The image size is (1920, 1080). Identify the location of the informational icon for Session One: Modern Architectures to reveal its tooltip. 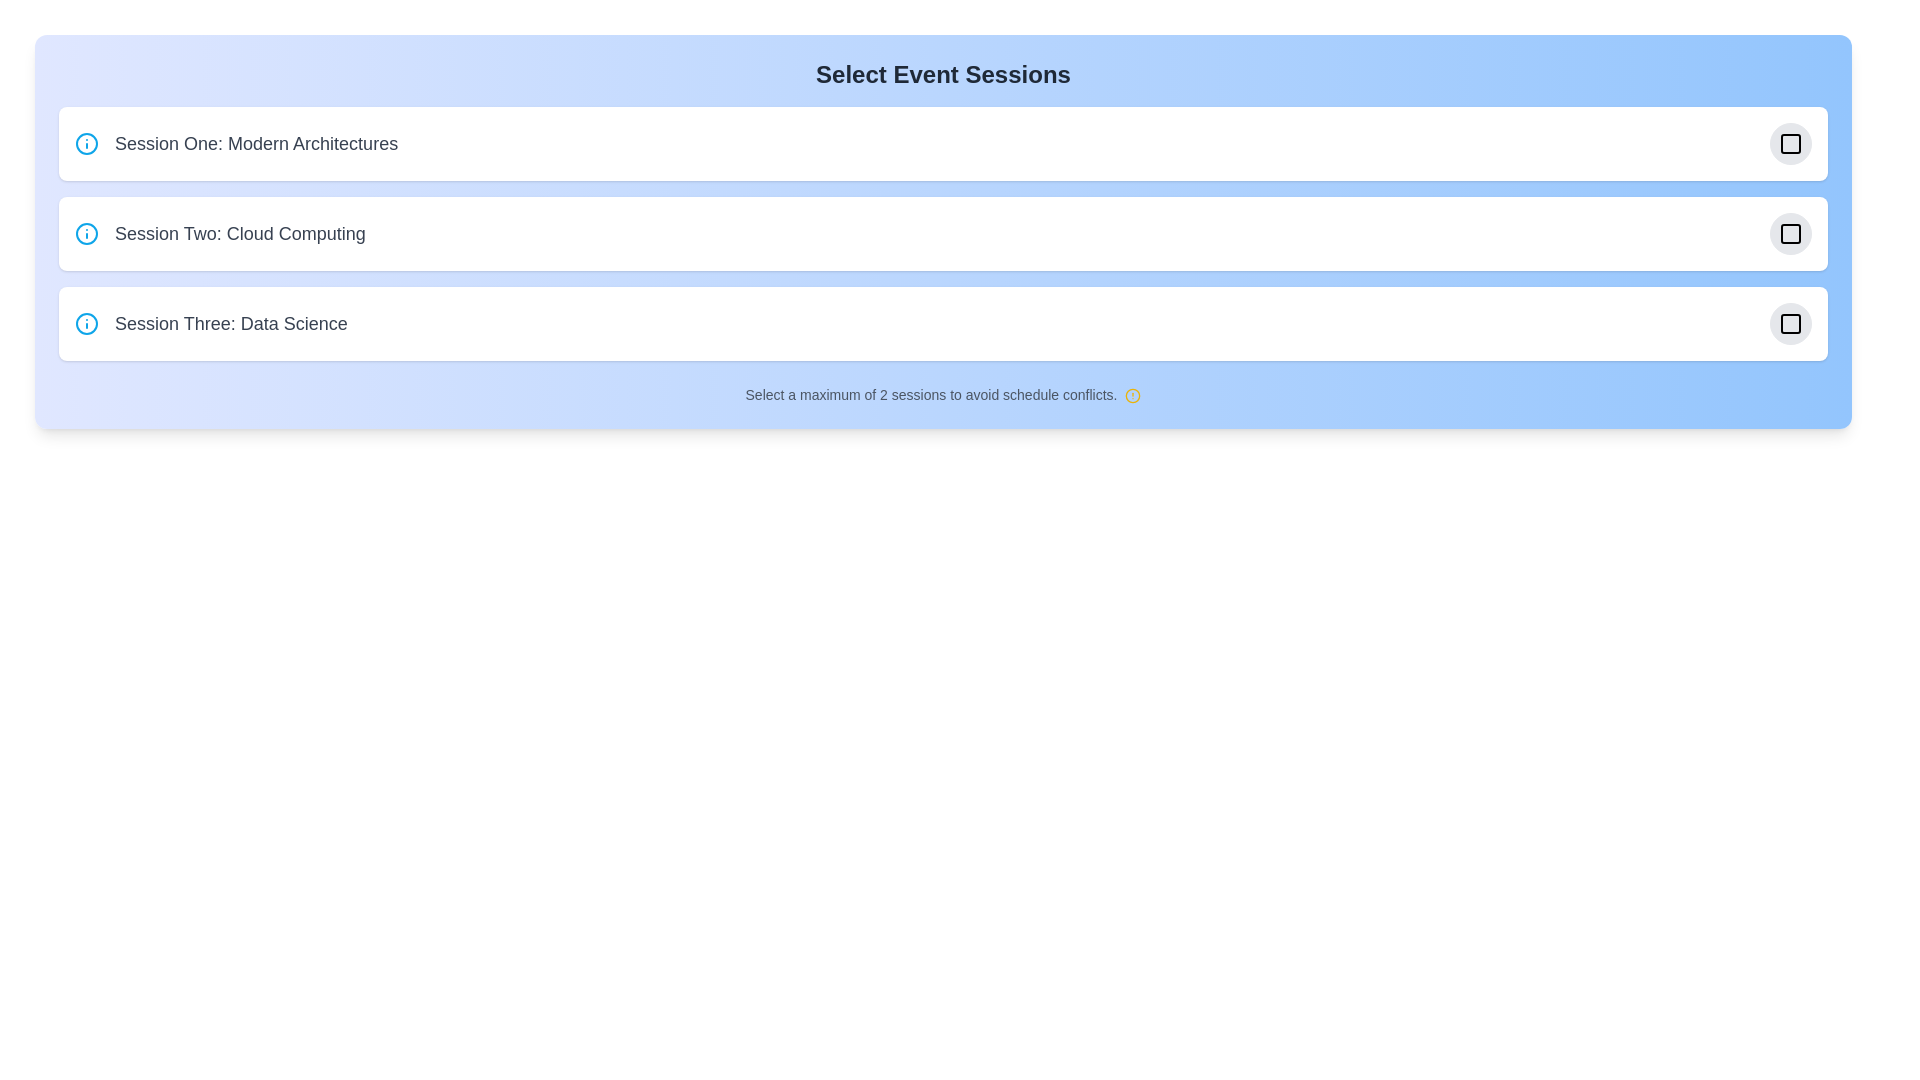
(85, 142).